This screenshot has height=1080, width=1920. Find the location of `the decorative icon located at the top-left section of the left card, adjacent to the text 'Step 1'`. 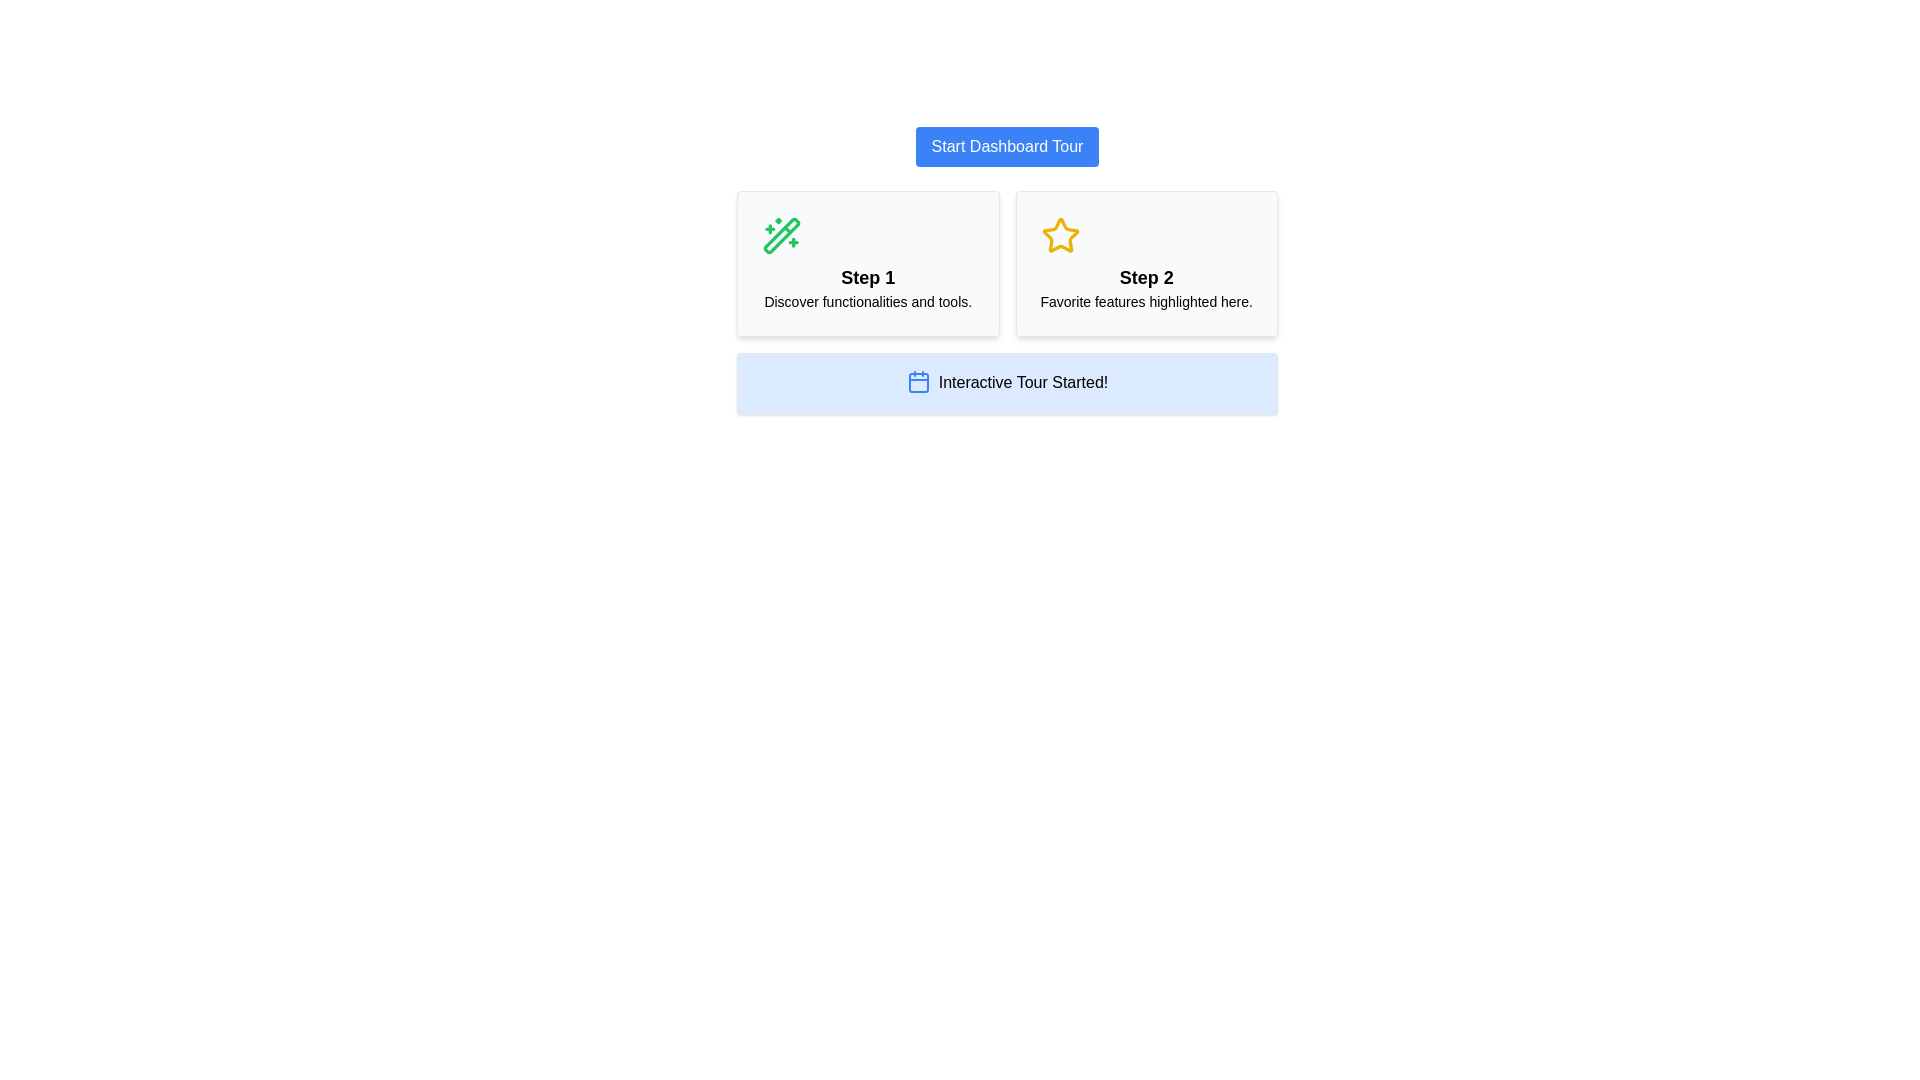

the decorative icon located at the top-left section of the left card, adjacent to the text 'Step 1' is located at coordinates (781, 234).